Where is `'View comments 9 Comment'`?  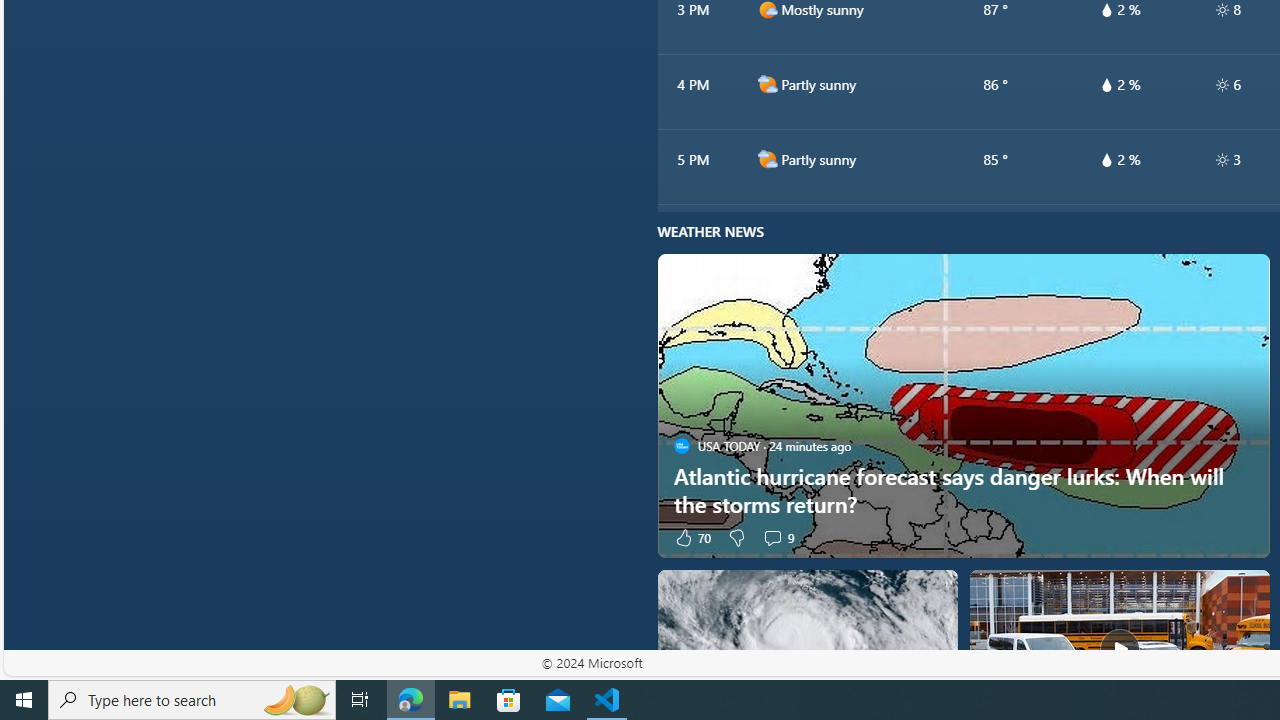 'View comments 9 Comment' is located at coordinates (777, 536).